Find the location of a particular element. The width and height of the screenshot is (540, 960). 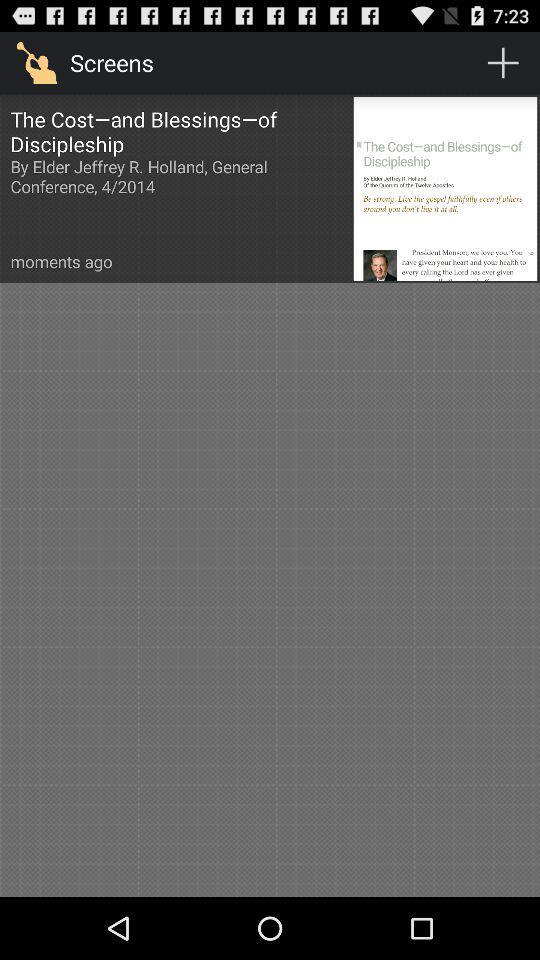

the icon to the right of the screens item is located at coordinates (502, 62).